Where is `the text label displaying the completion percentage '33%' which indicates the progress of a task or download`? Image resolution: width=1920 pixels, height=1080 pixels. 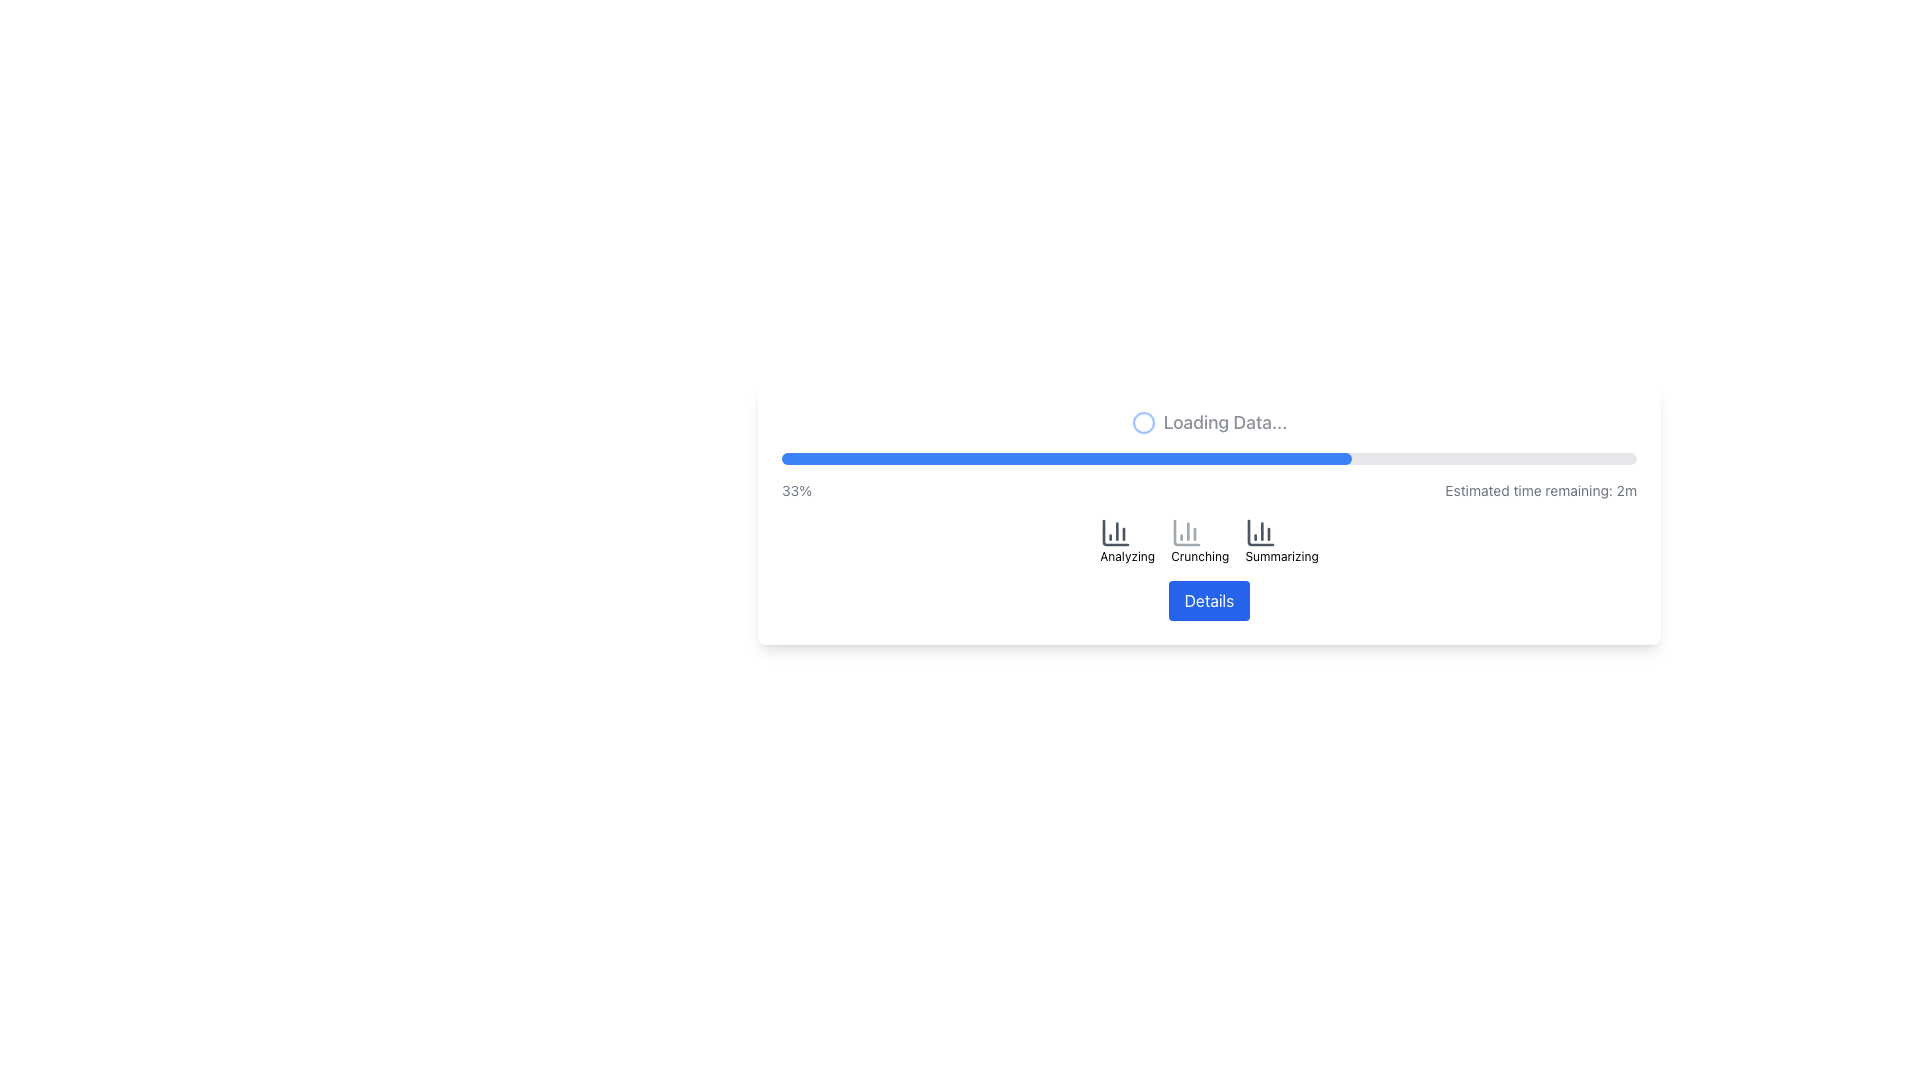
the text label displaying the completion percentage '33%' which indicates the progress of a task or download is located at coordinates (795, 490).